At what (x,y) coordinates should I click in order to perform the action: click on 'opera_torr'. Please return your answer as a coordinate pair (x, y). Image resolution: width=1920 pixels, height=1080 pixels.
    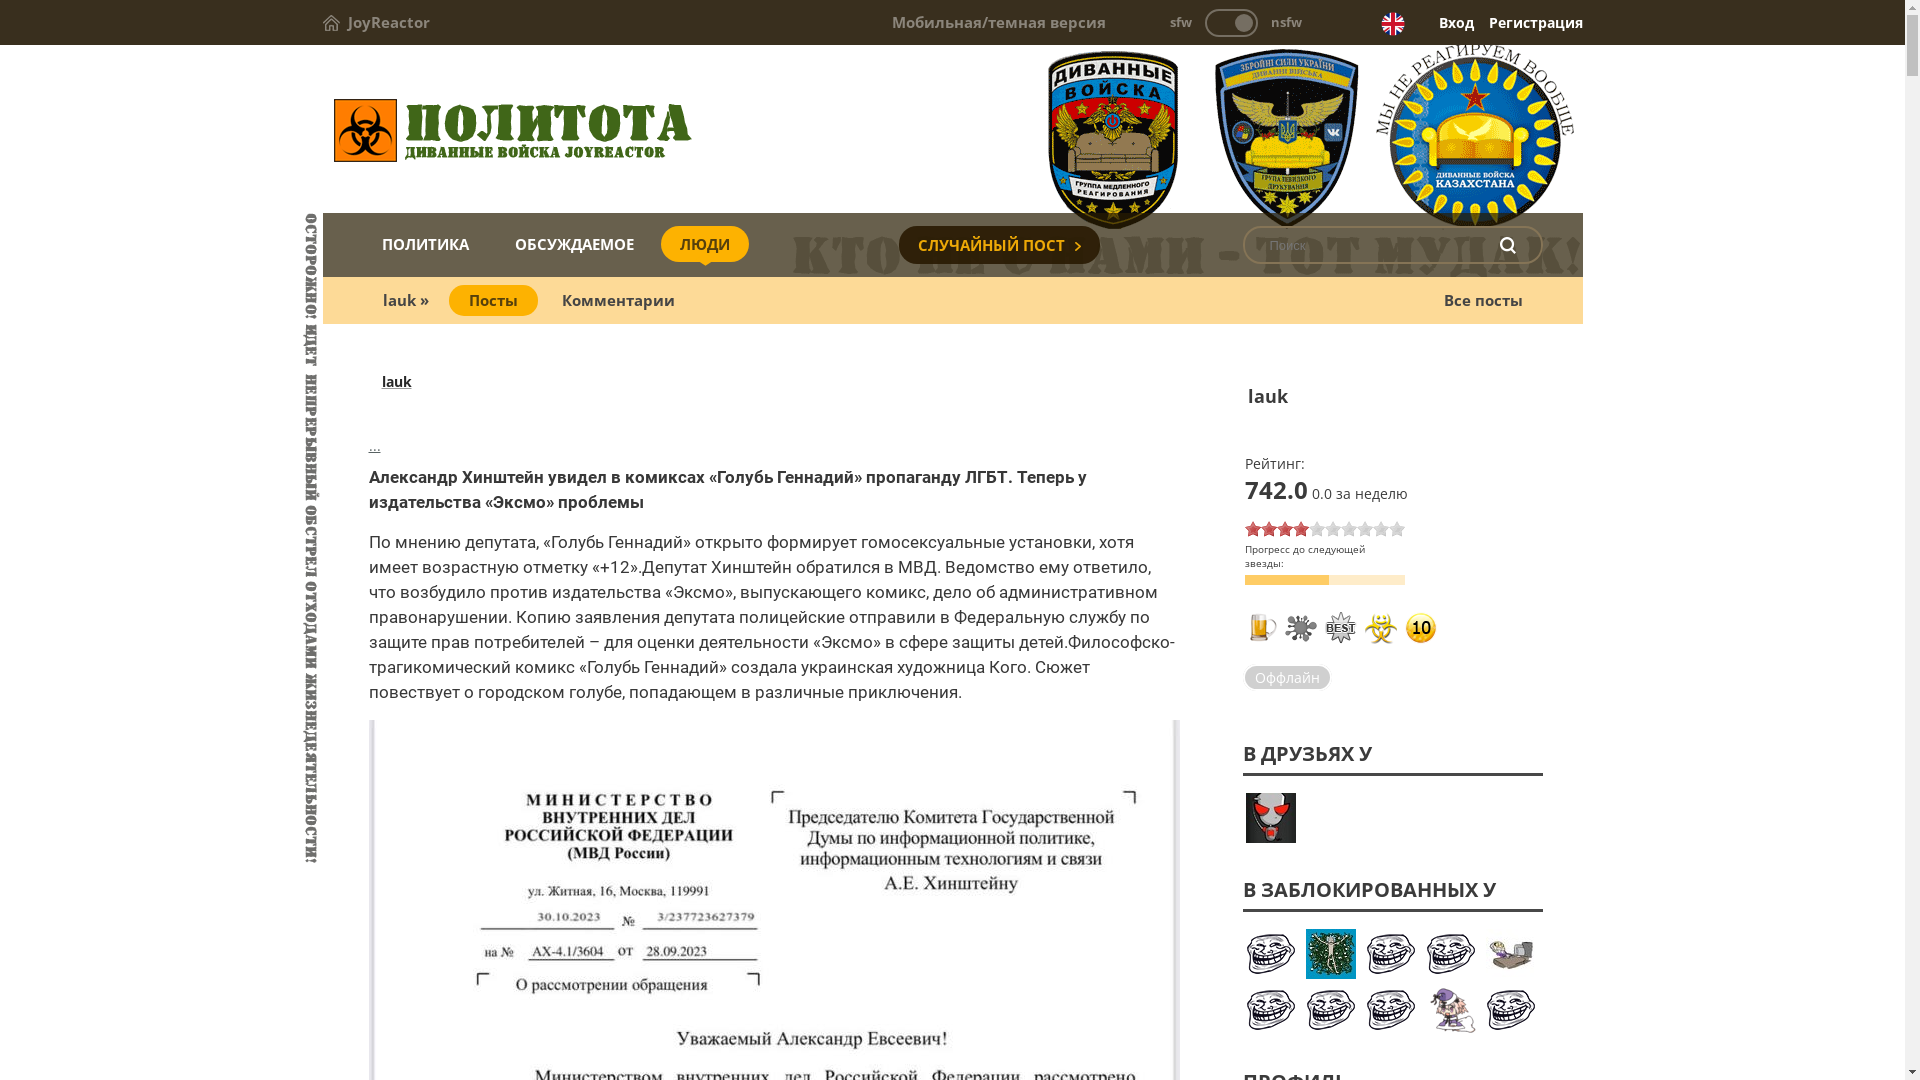
    Looking at the image, I should click on (1450, 952).